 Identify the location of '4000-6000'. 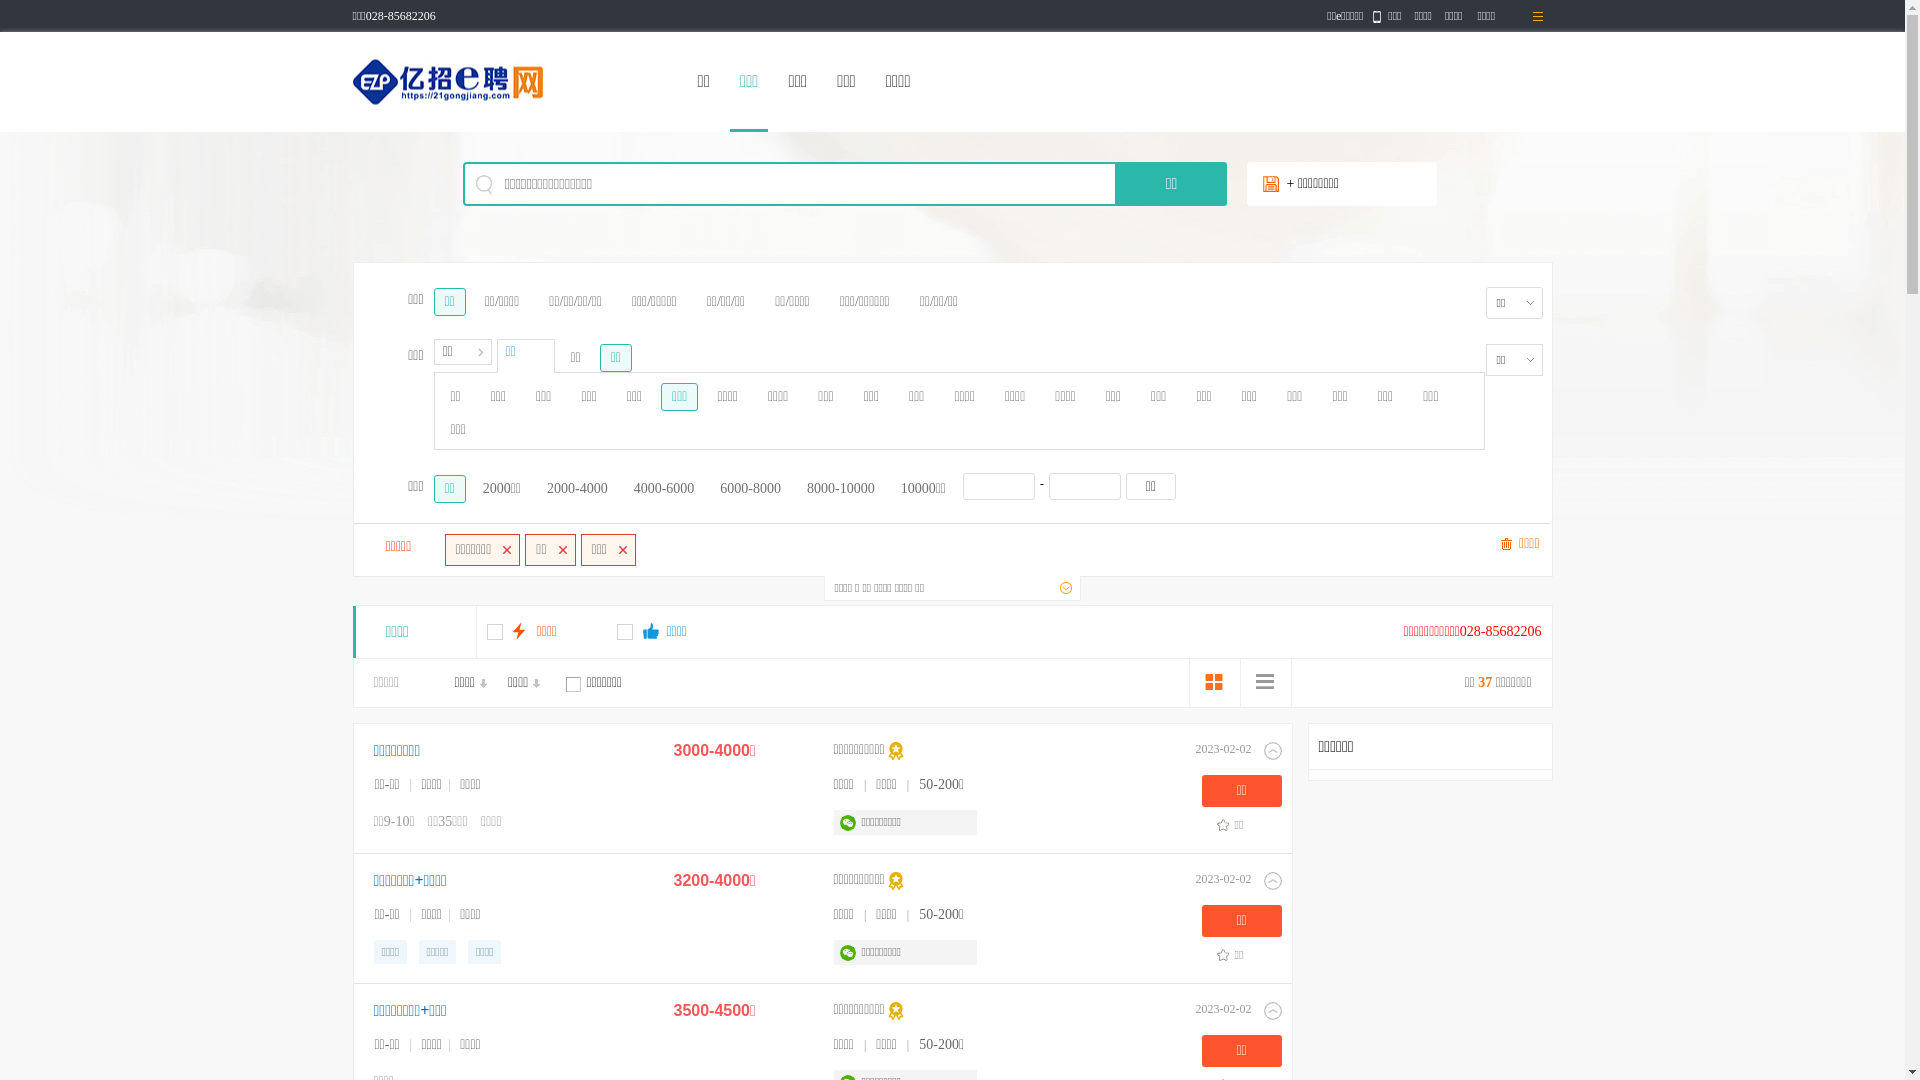
(664, 489).